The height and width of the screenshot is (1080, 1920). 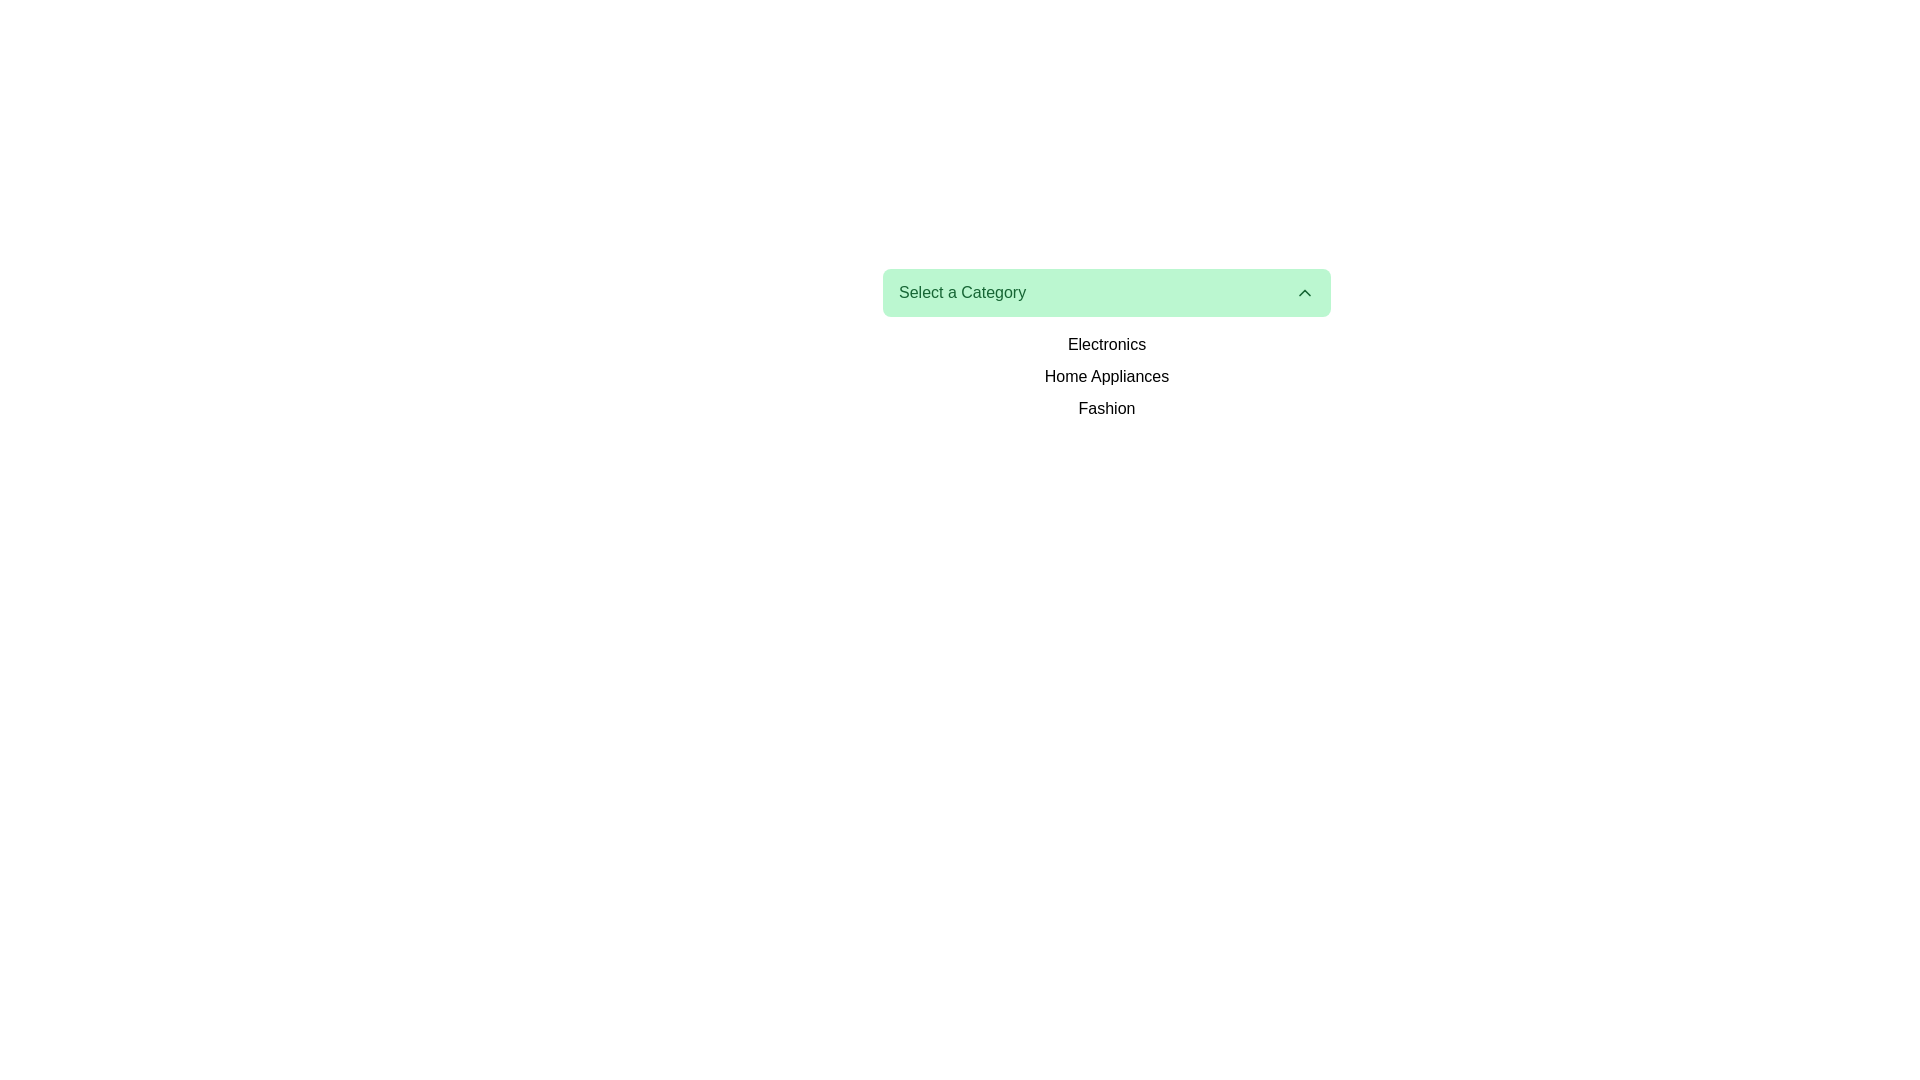 What do you see at coordinates (1305, 293) in the screenshot?
I see `the collapse icon located to the right side of the header bar, adjacent to the 'Select a Category' text` at bounding box center [1305, 293].